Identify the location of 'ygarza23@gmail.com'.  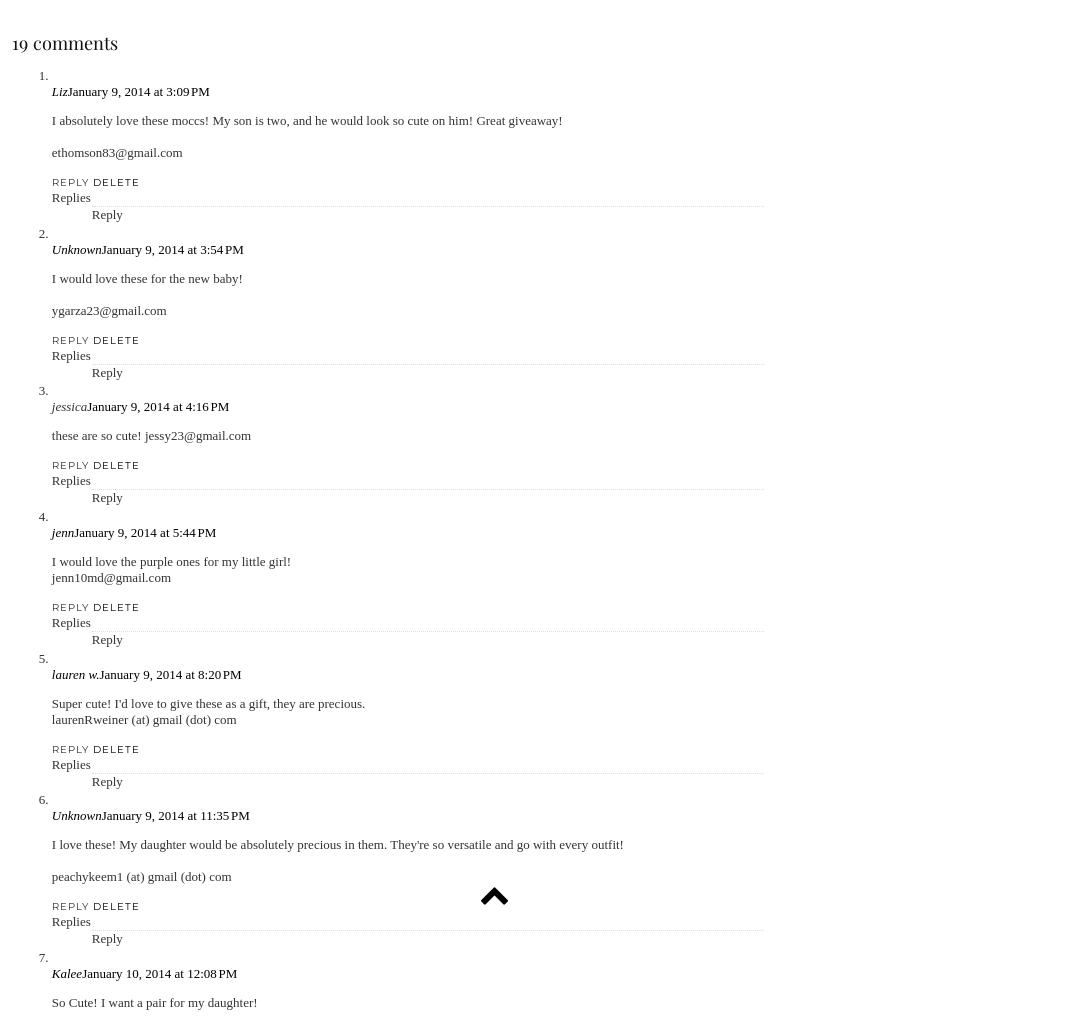
(108, 309).